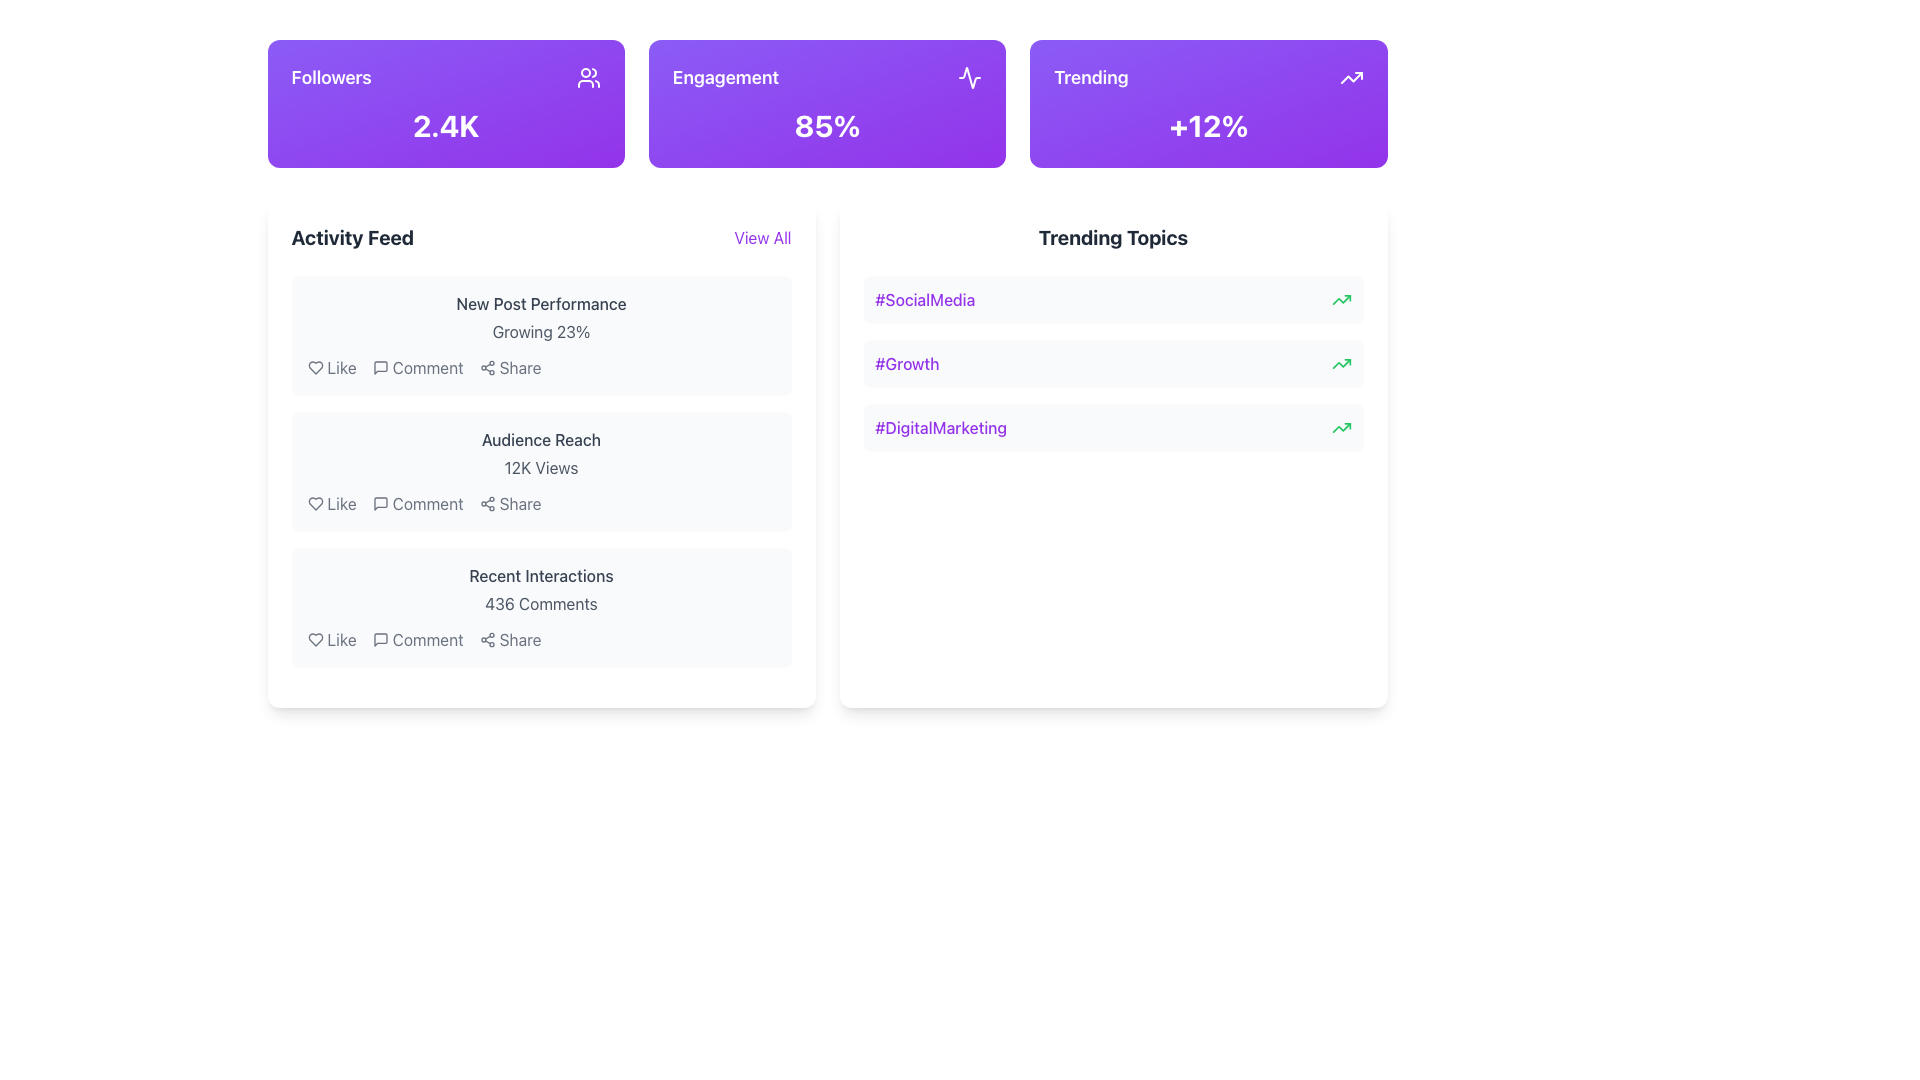 This screenshot has width=1920, height=1080. Describe the element at coordinates (541, 438) in the screenshot. I see `the 'Audience Reach' text label, which serves as a header for the related metrics in the Activity Feed section, located below the 'New Post Performance' card and above the '12K Views' metric` at that location.